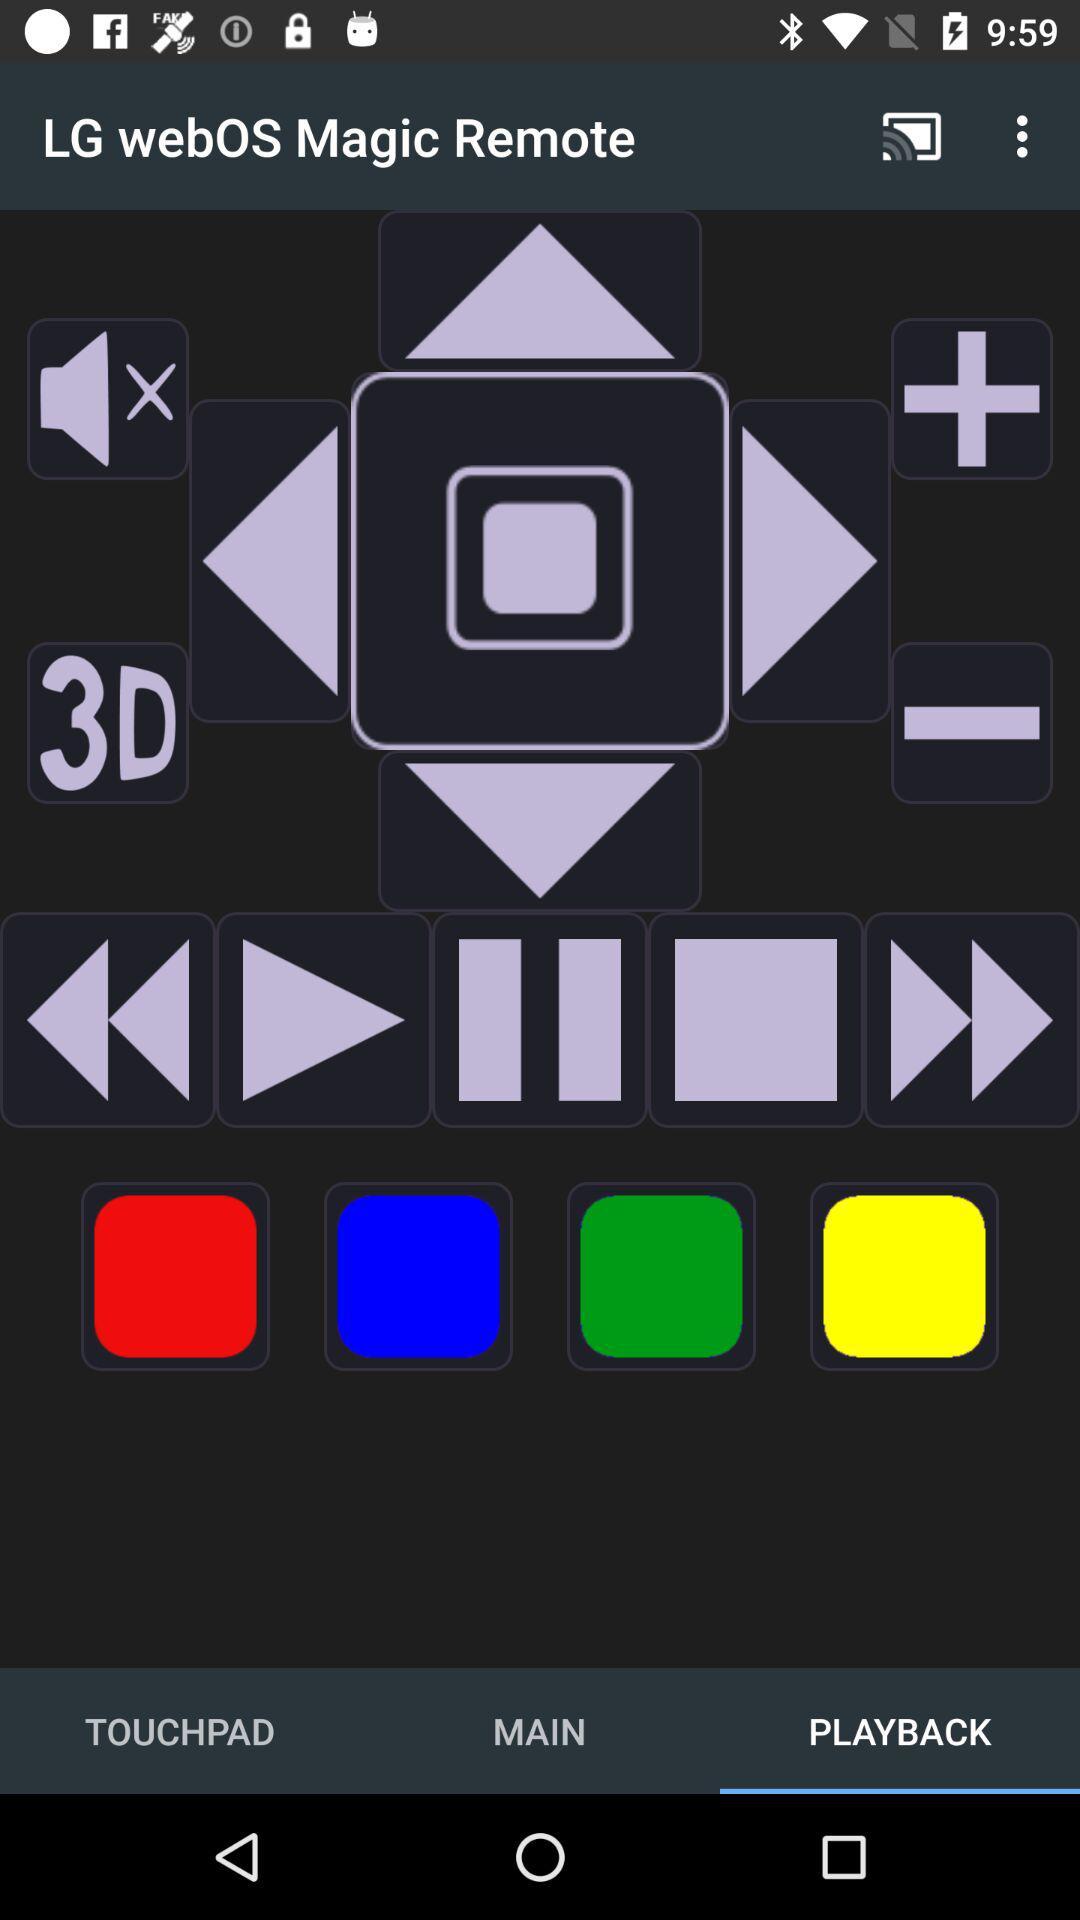  What do you see at coordinates (661, 1275) in the screenshot?
I see `green button` at bounding box center [661, 1275].